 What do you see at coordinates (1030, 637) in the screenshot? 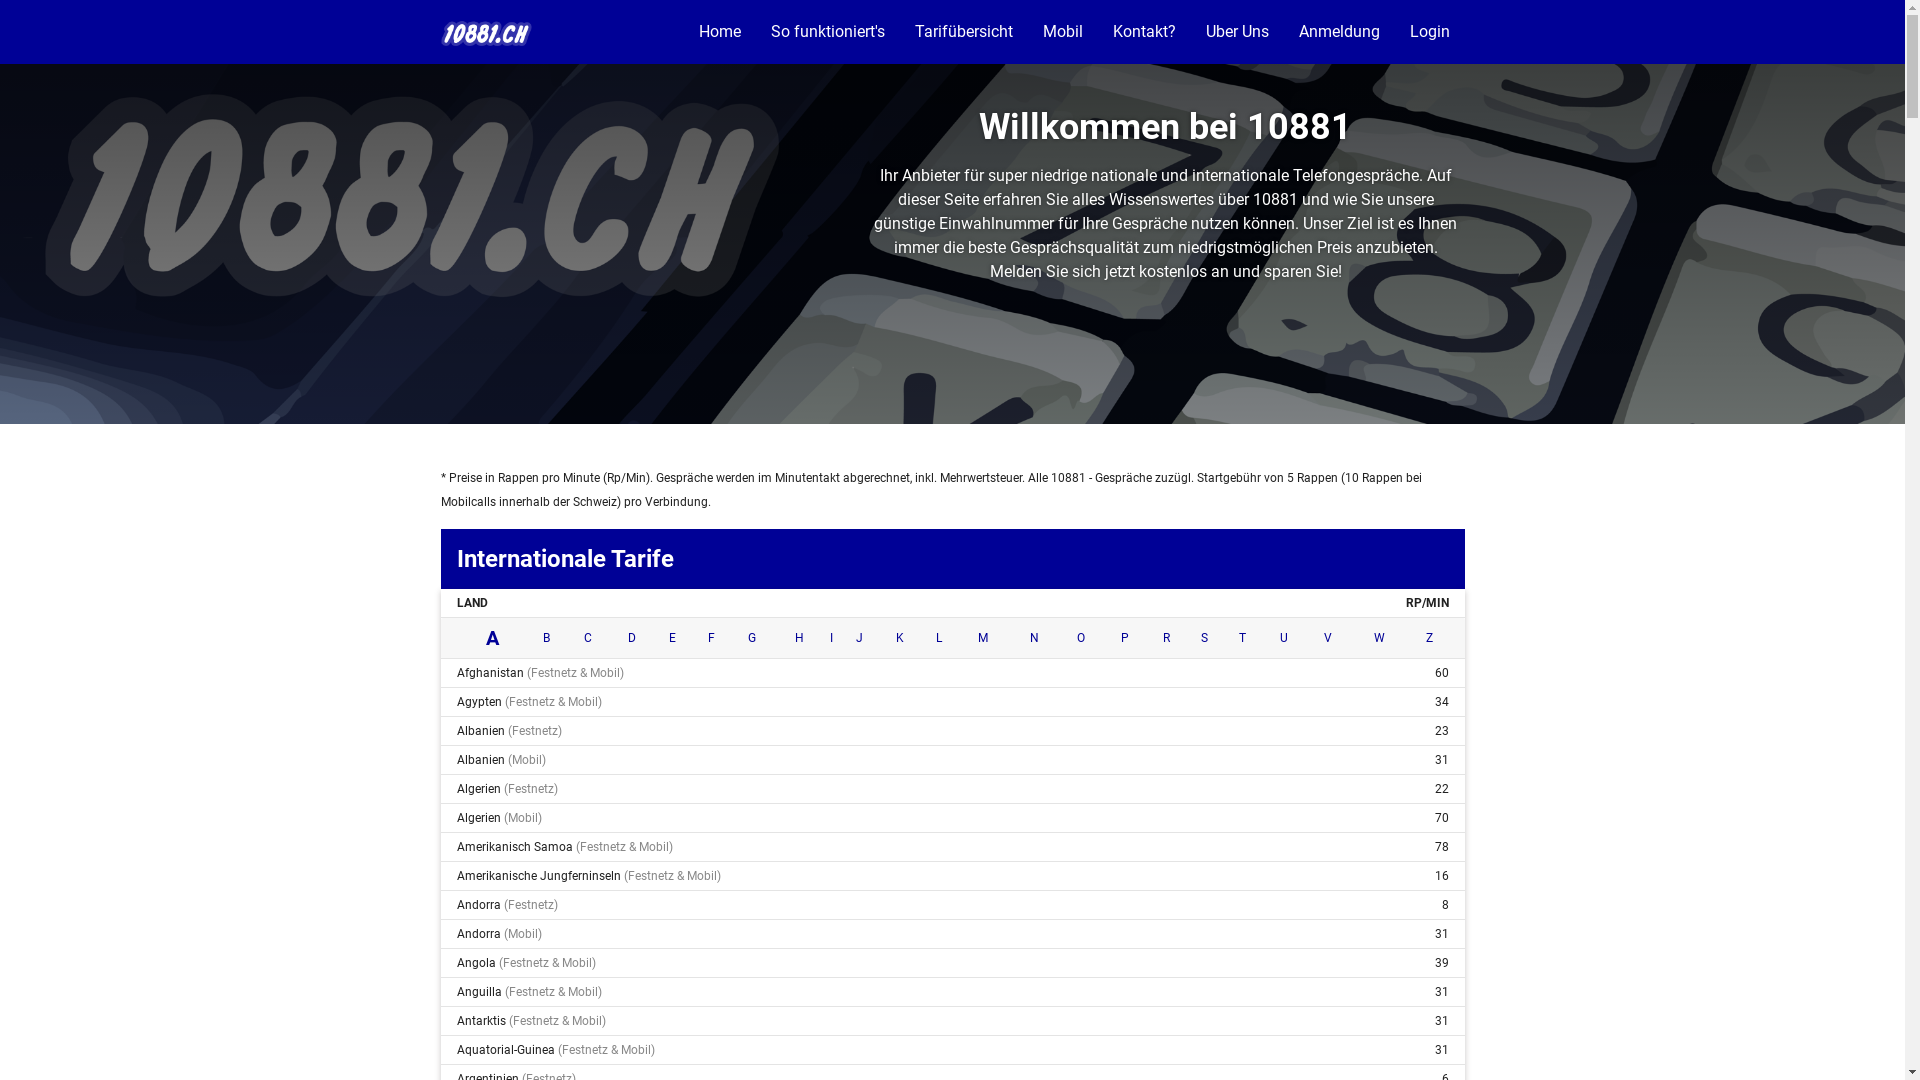
I see `'N'` at bounding box center [1030, 637].